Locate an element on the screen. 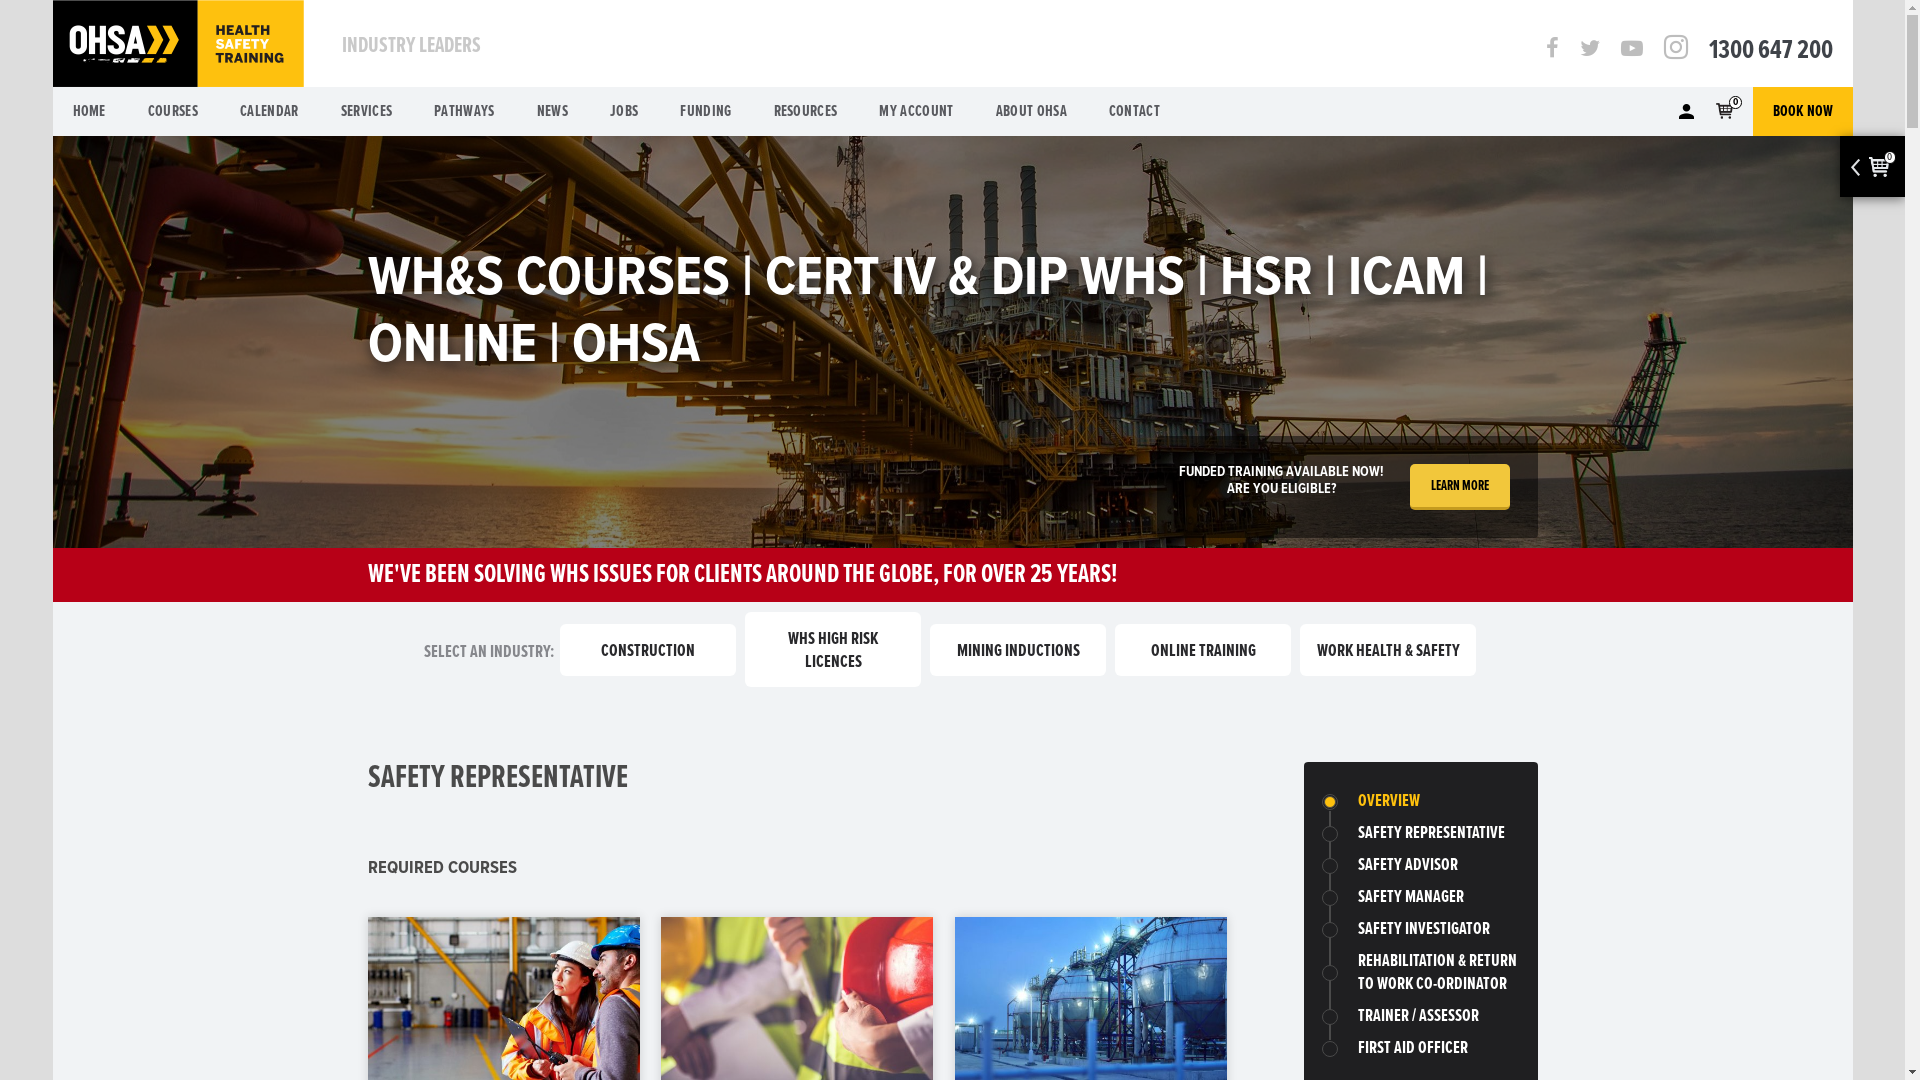  'CONTACT' is located at coordinates (1134, 111).